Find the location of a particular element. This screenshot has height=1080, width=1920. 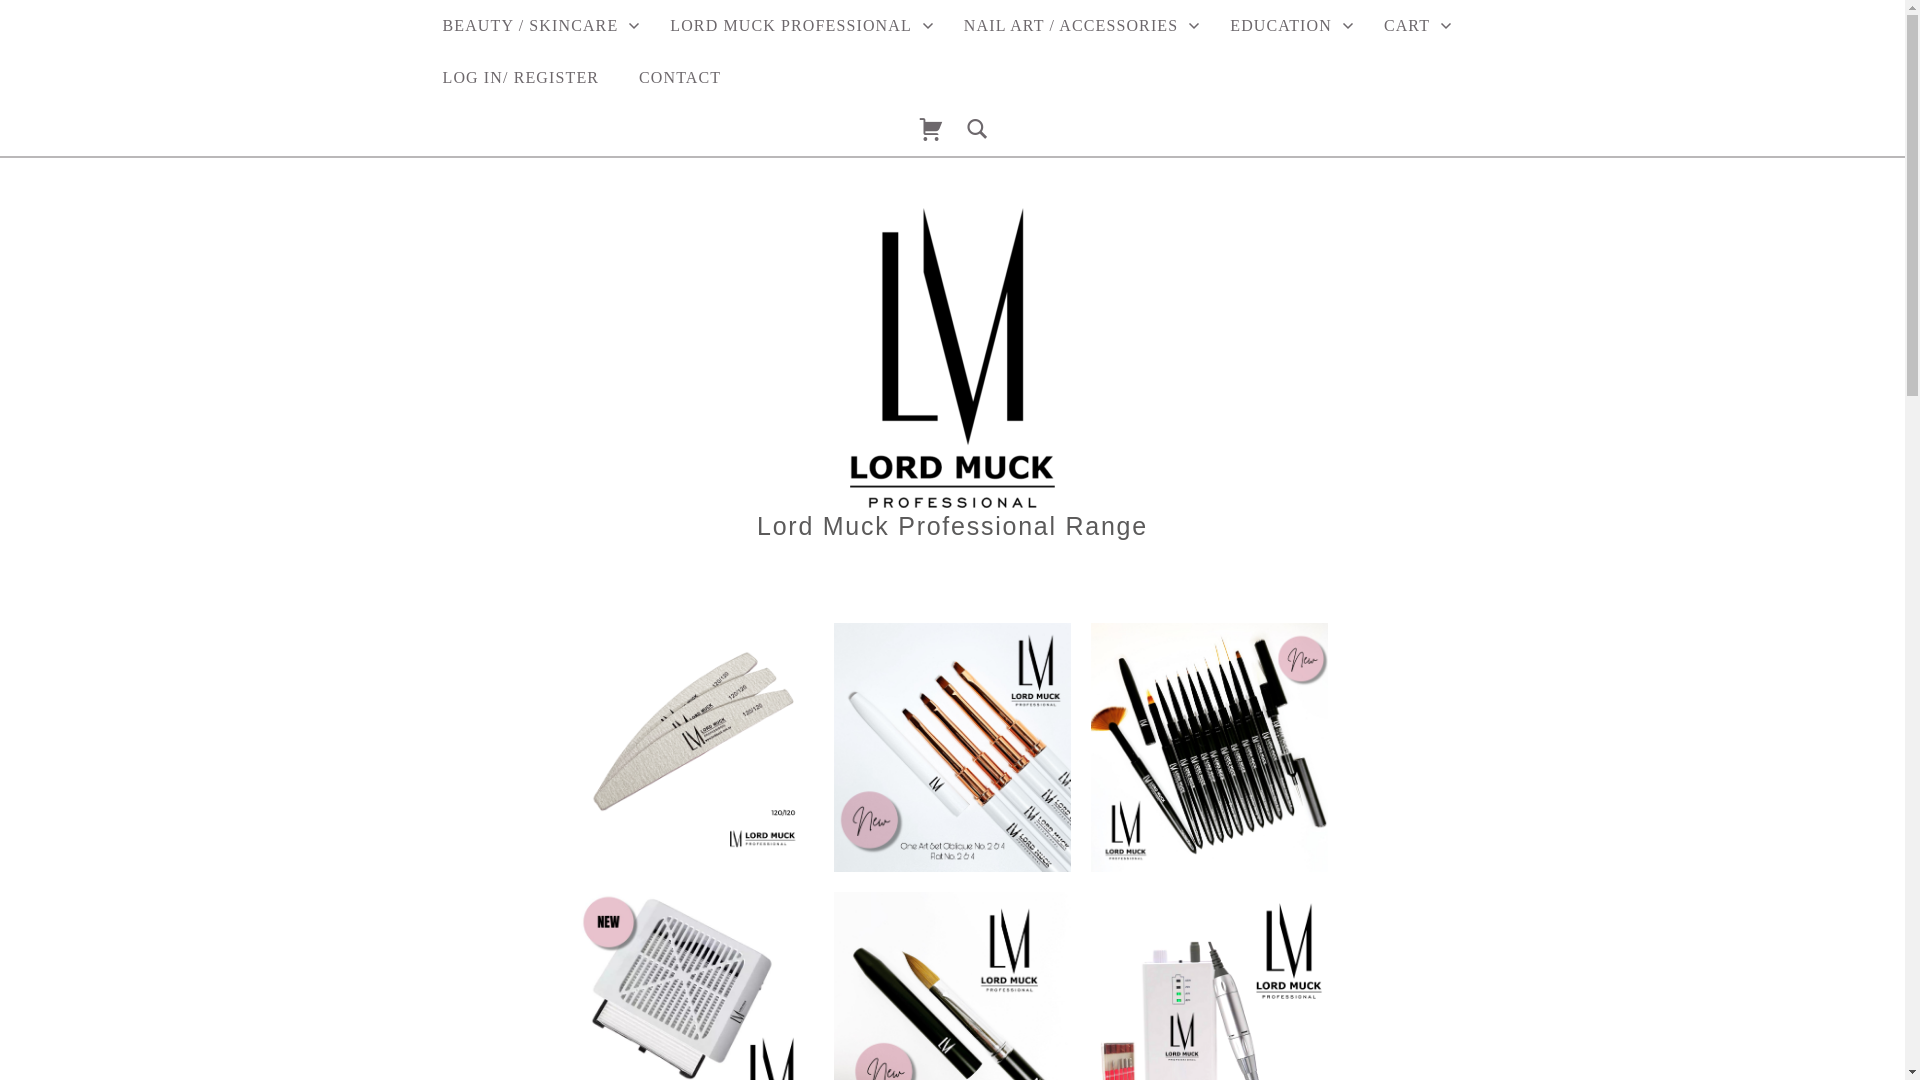

'CONTACT' is located at coordinates (680, 76).